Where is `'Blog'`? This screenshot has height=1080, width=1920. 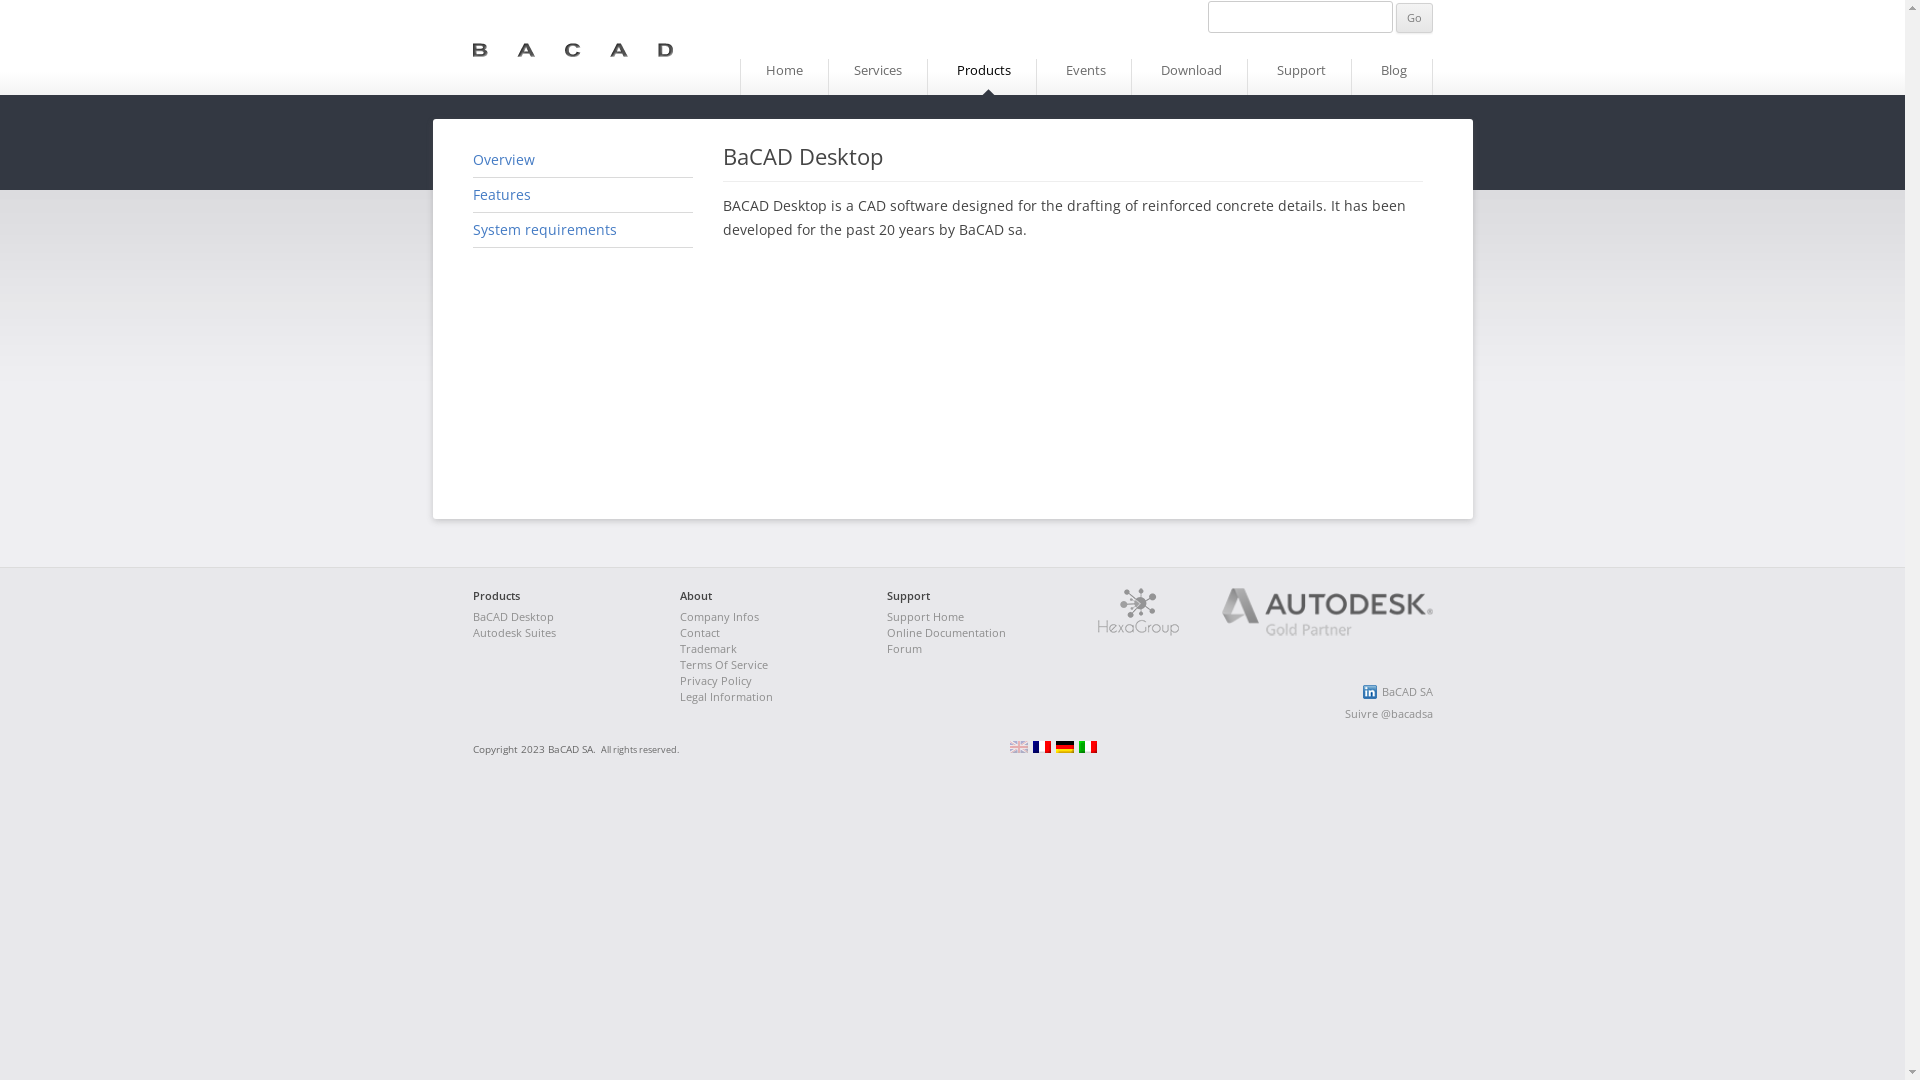 'Blog' is located at coordinates (1392, 76).